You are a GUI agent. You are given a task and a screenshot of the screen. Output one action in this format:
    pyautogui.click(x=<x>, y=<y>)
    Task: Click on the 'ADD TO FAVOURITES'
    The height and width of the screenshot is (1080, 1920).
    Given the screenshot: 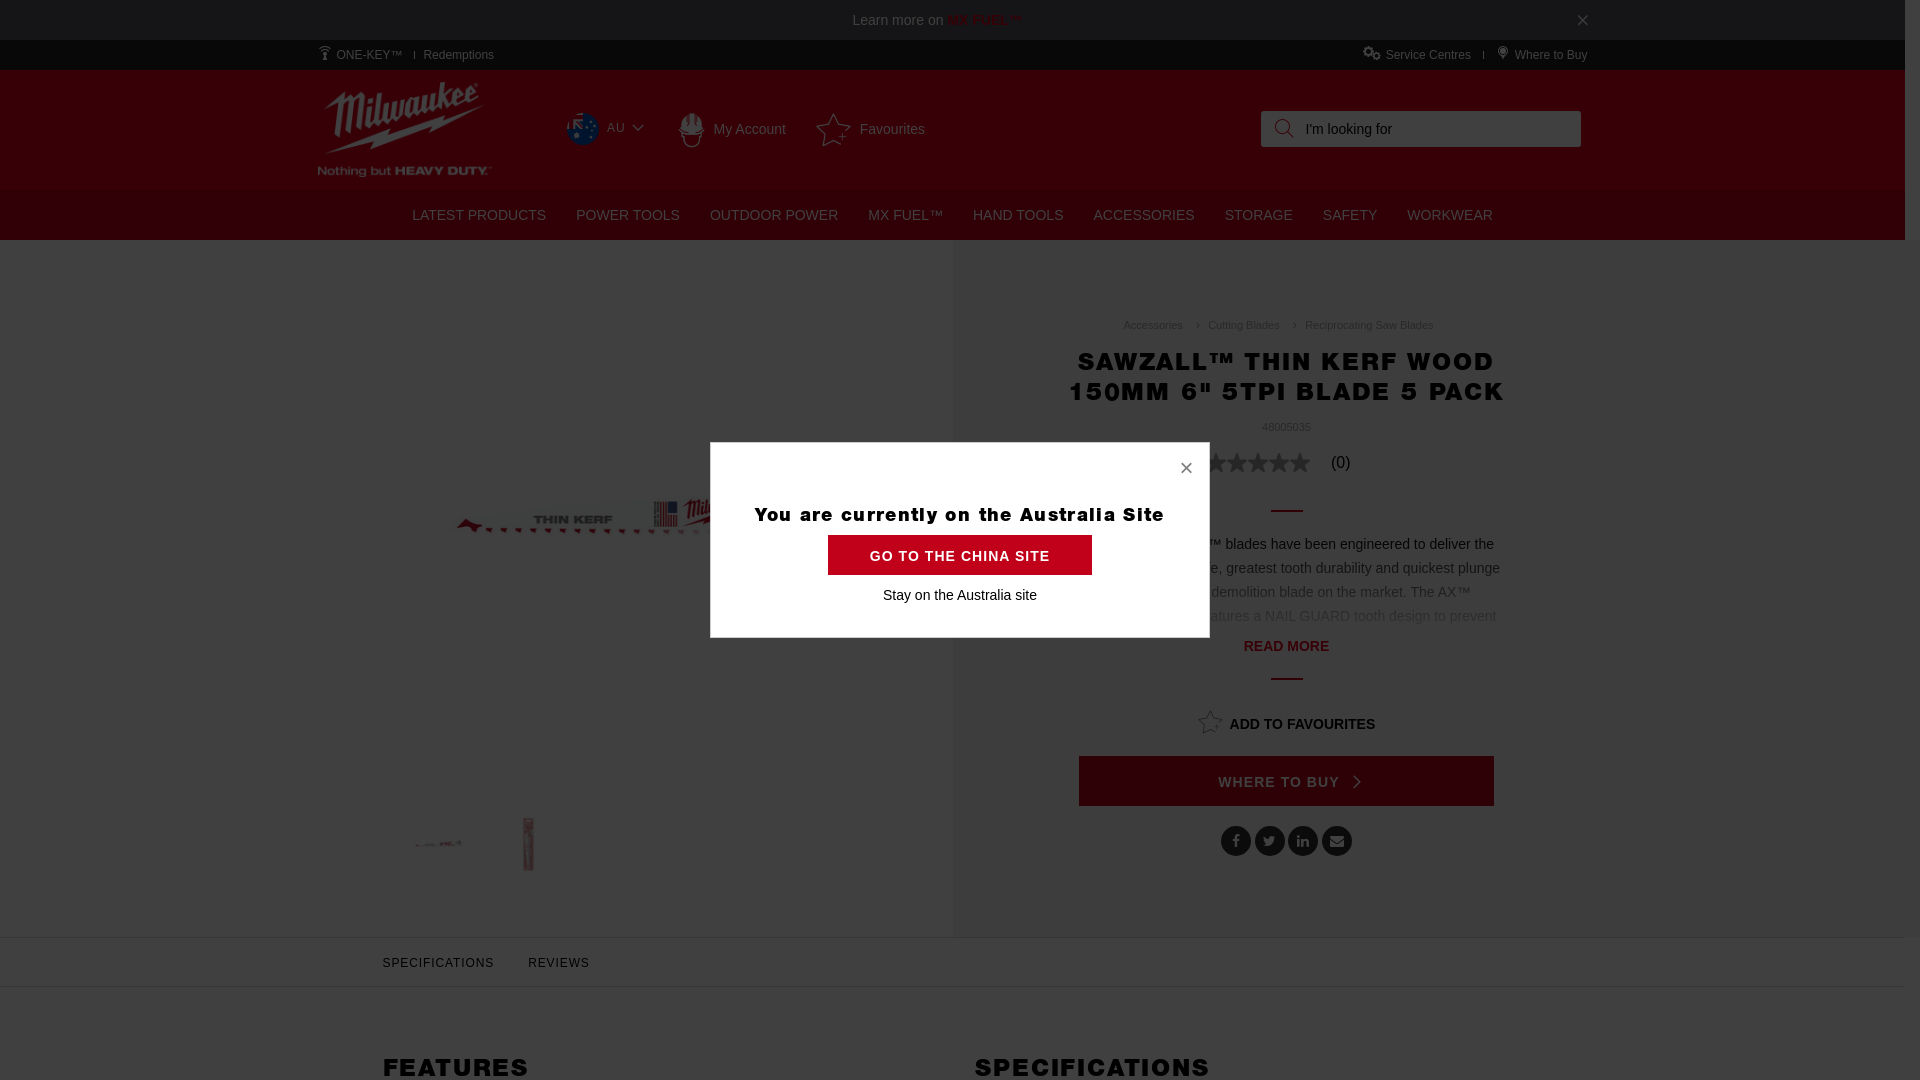 What is the action you would take?
    pyautogui.click(x=1286, y=721)
    